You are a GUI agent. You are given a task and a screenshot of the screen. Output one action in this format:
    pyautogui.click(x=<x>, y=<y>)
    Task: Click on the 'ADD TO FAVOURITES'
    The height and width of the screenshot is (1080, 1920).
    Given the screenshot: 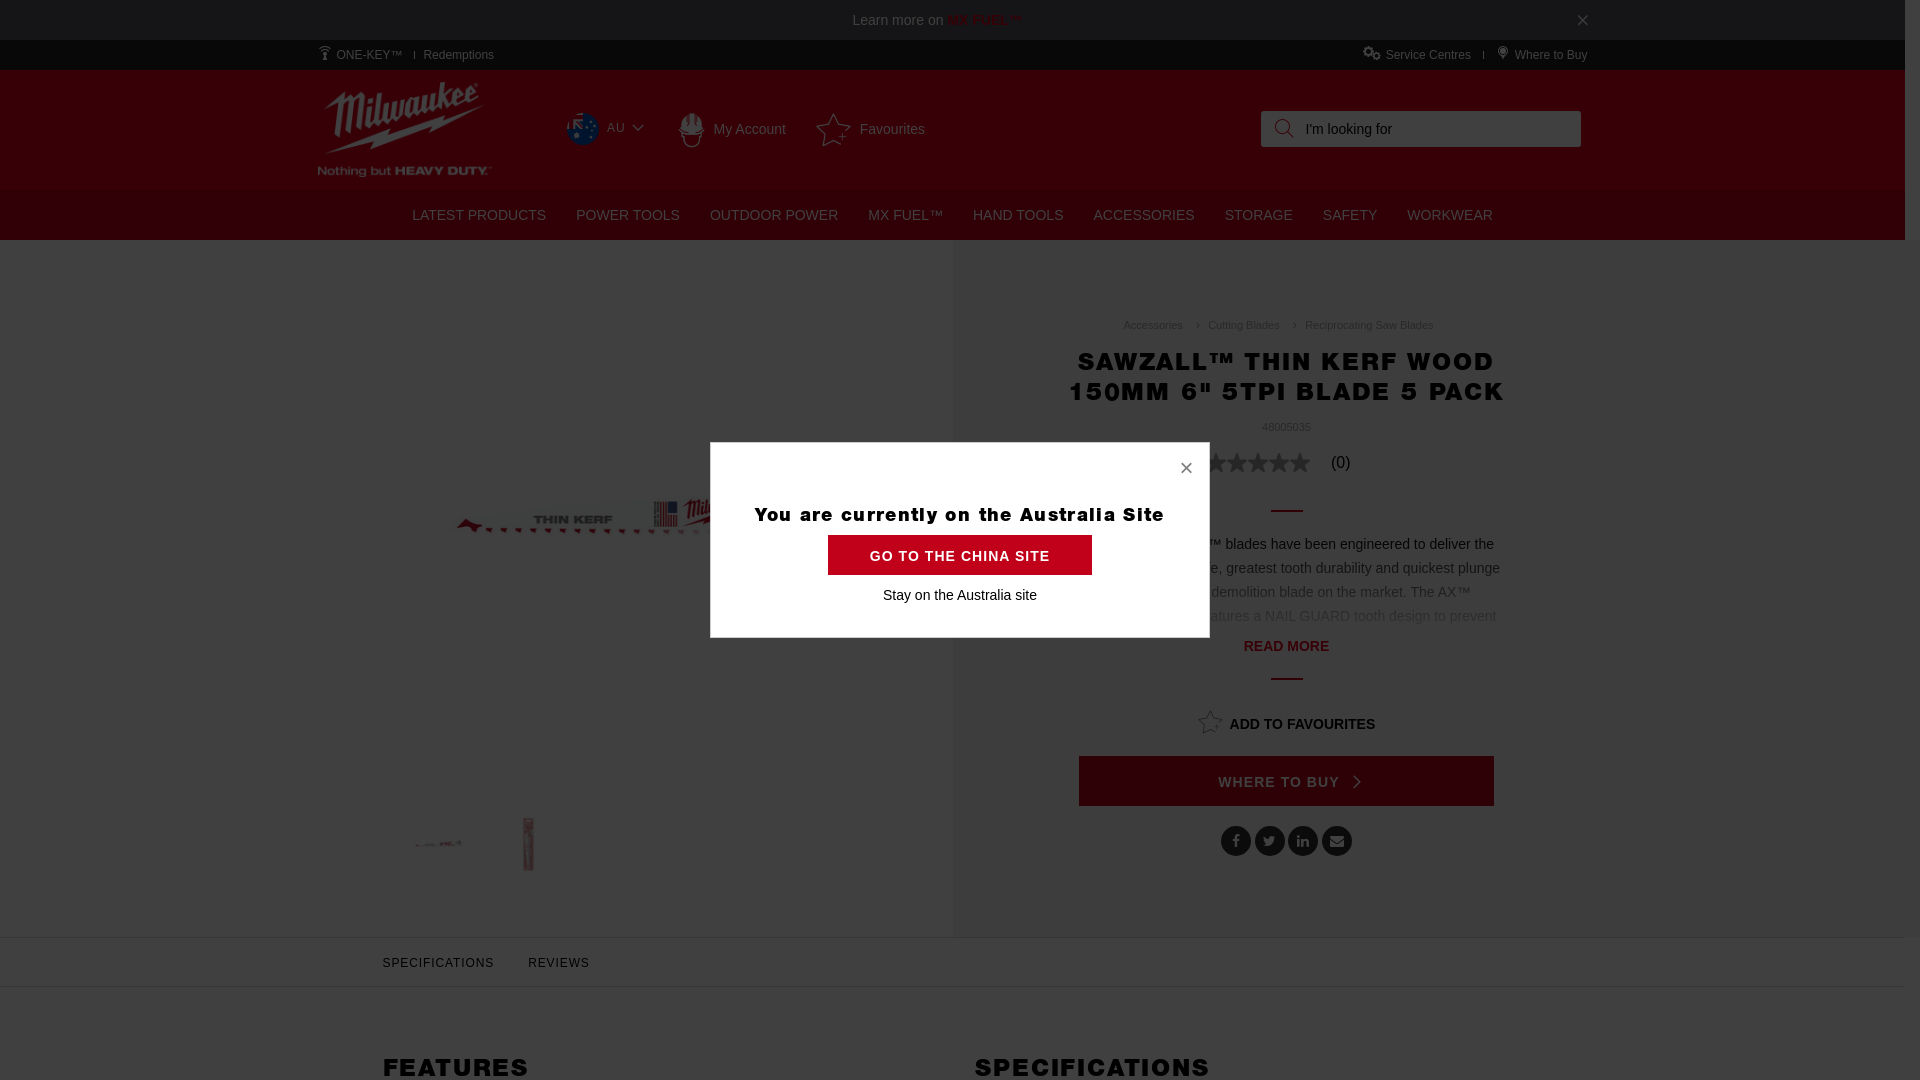 What is the action you would take?
    pyautogui.click(x=1286, y=721)
    